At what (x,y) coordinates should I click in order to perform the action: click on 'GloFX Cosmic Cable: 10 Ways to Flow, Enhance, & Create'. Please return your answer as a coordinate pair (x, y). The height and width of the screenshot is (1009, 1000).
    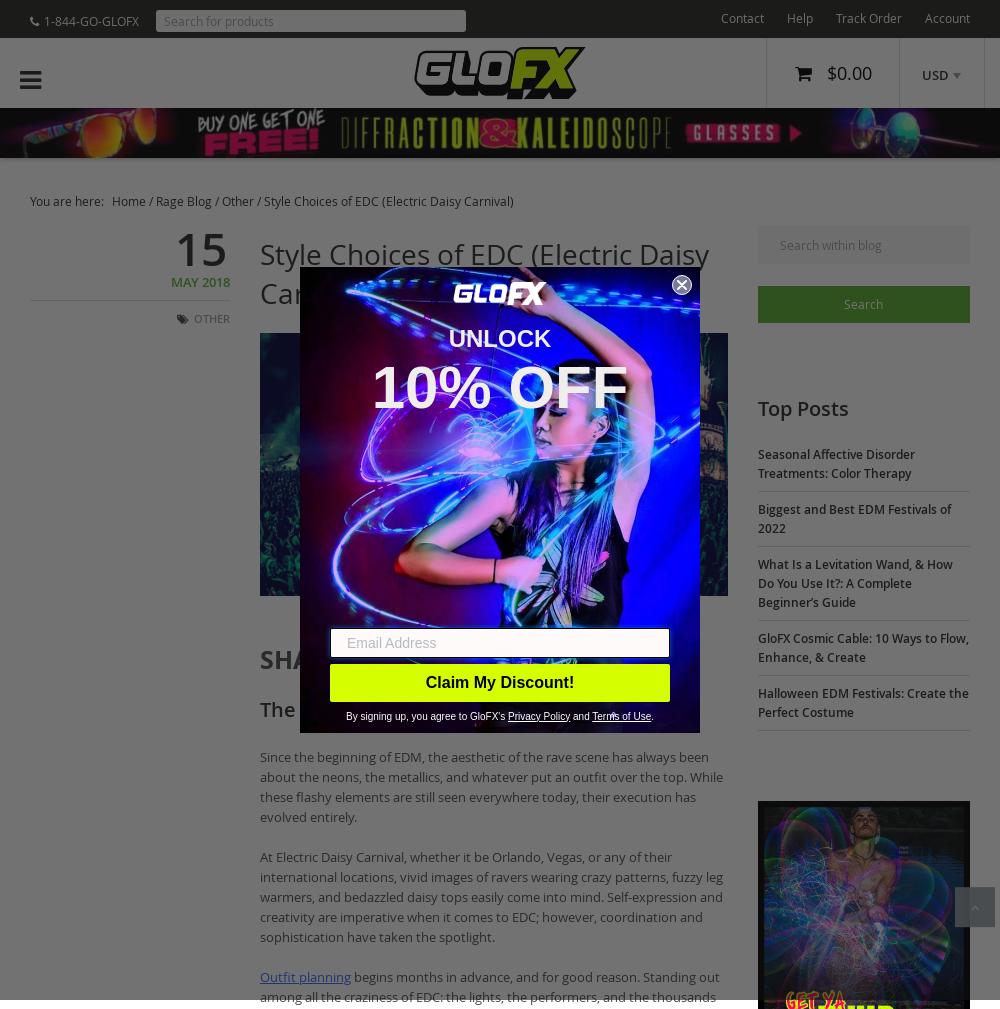
    Looking at the image, I should click on (861, 647).